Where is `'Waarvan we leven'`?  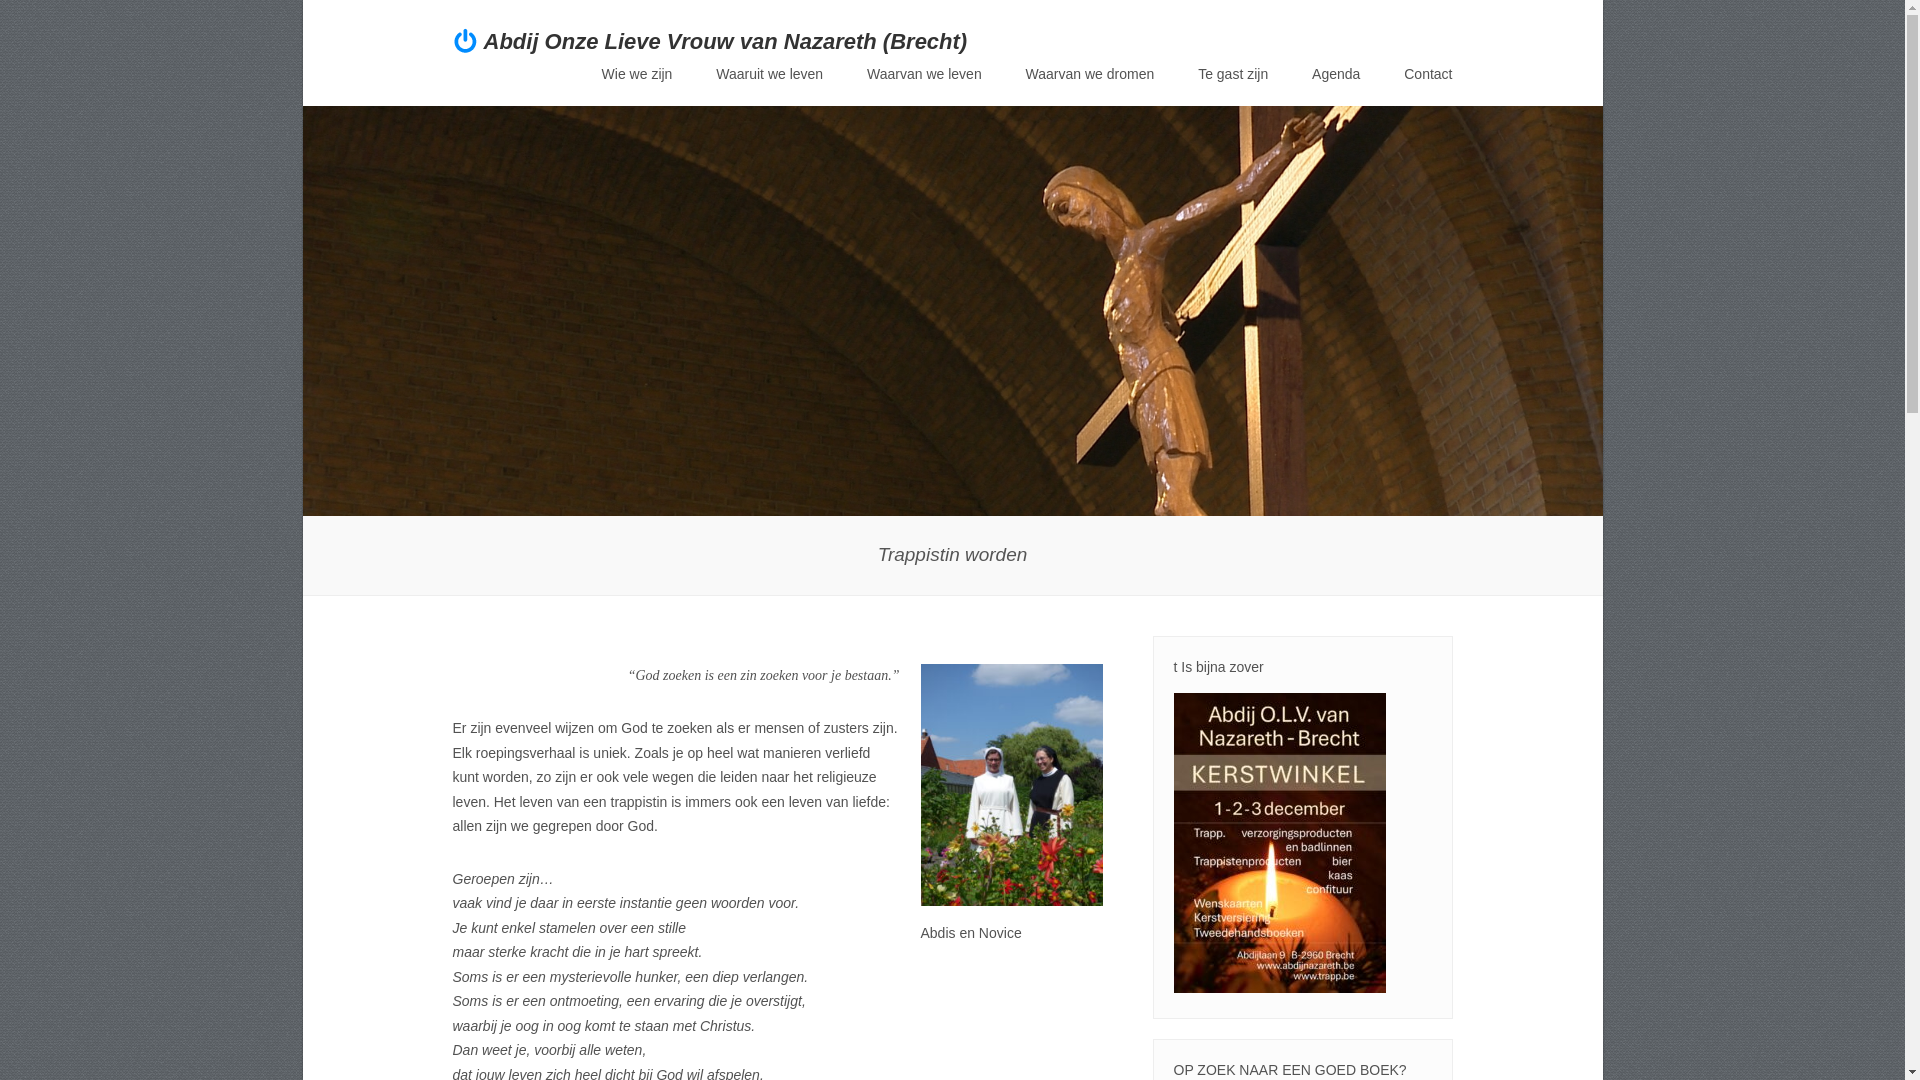 'Waarvan we leven' is located at coordinates (923, 72).